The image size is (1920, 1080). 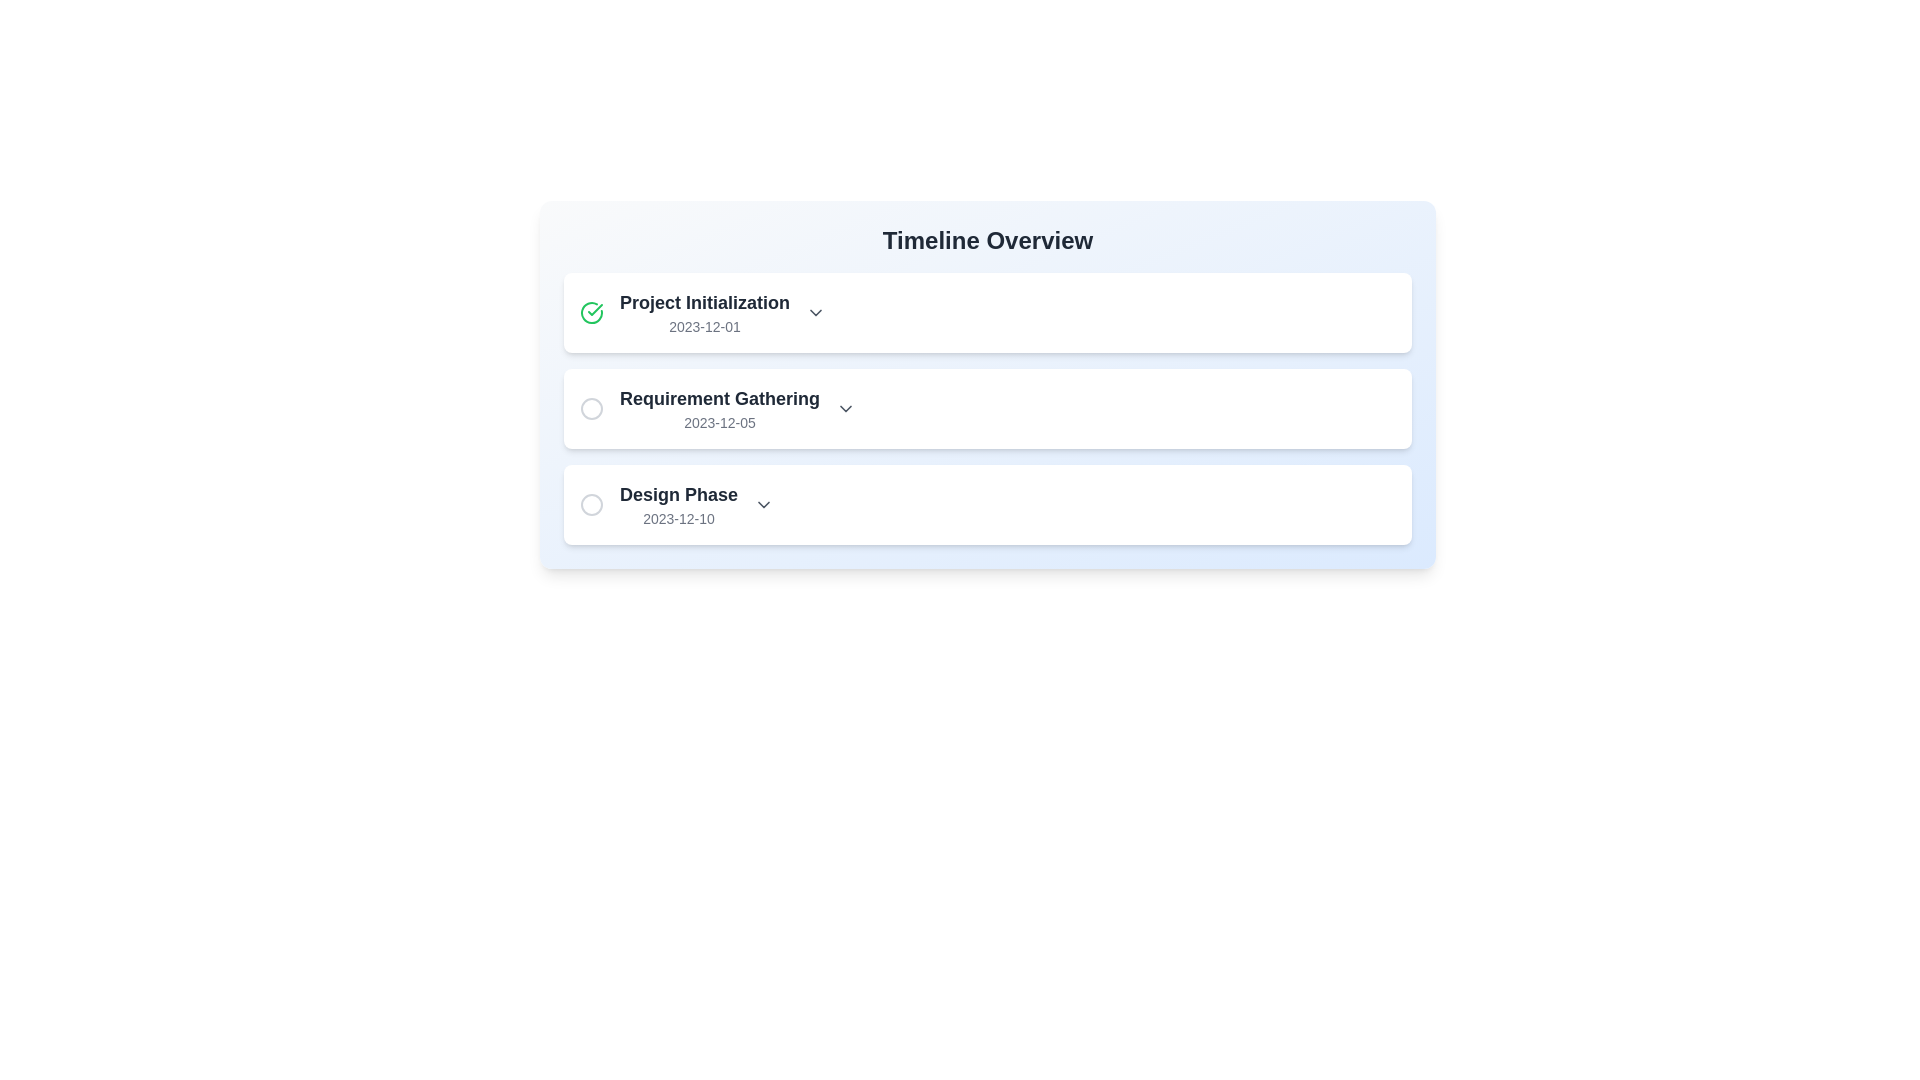 I want to click on the text group containing the bold title 'Project Initialization' and the date '2023-12-01', which is located below the 'Timeline Overview' title and to the right of a checkmark icon, so click(x=705, y=312).